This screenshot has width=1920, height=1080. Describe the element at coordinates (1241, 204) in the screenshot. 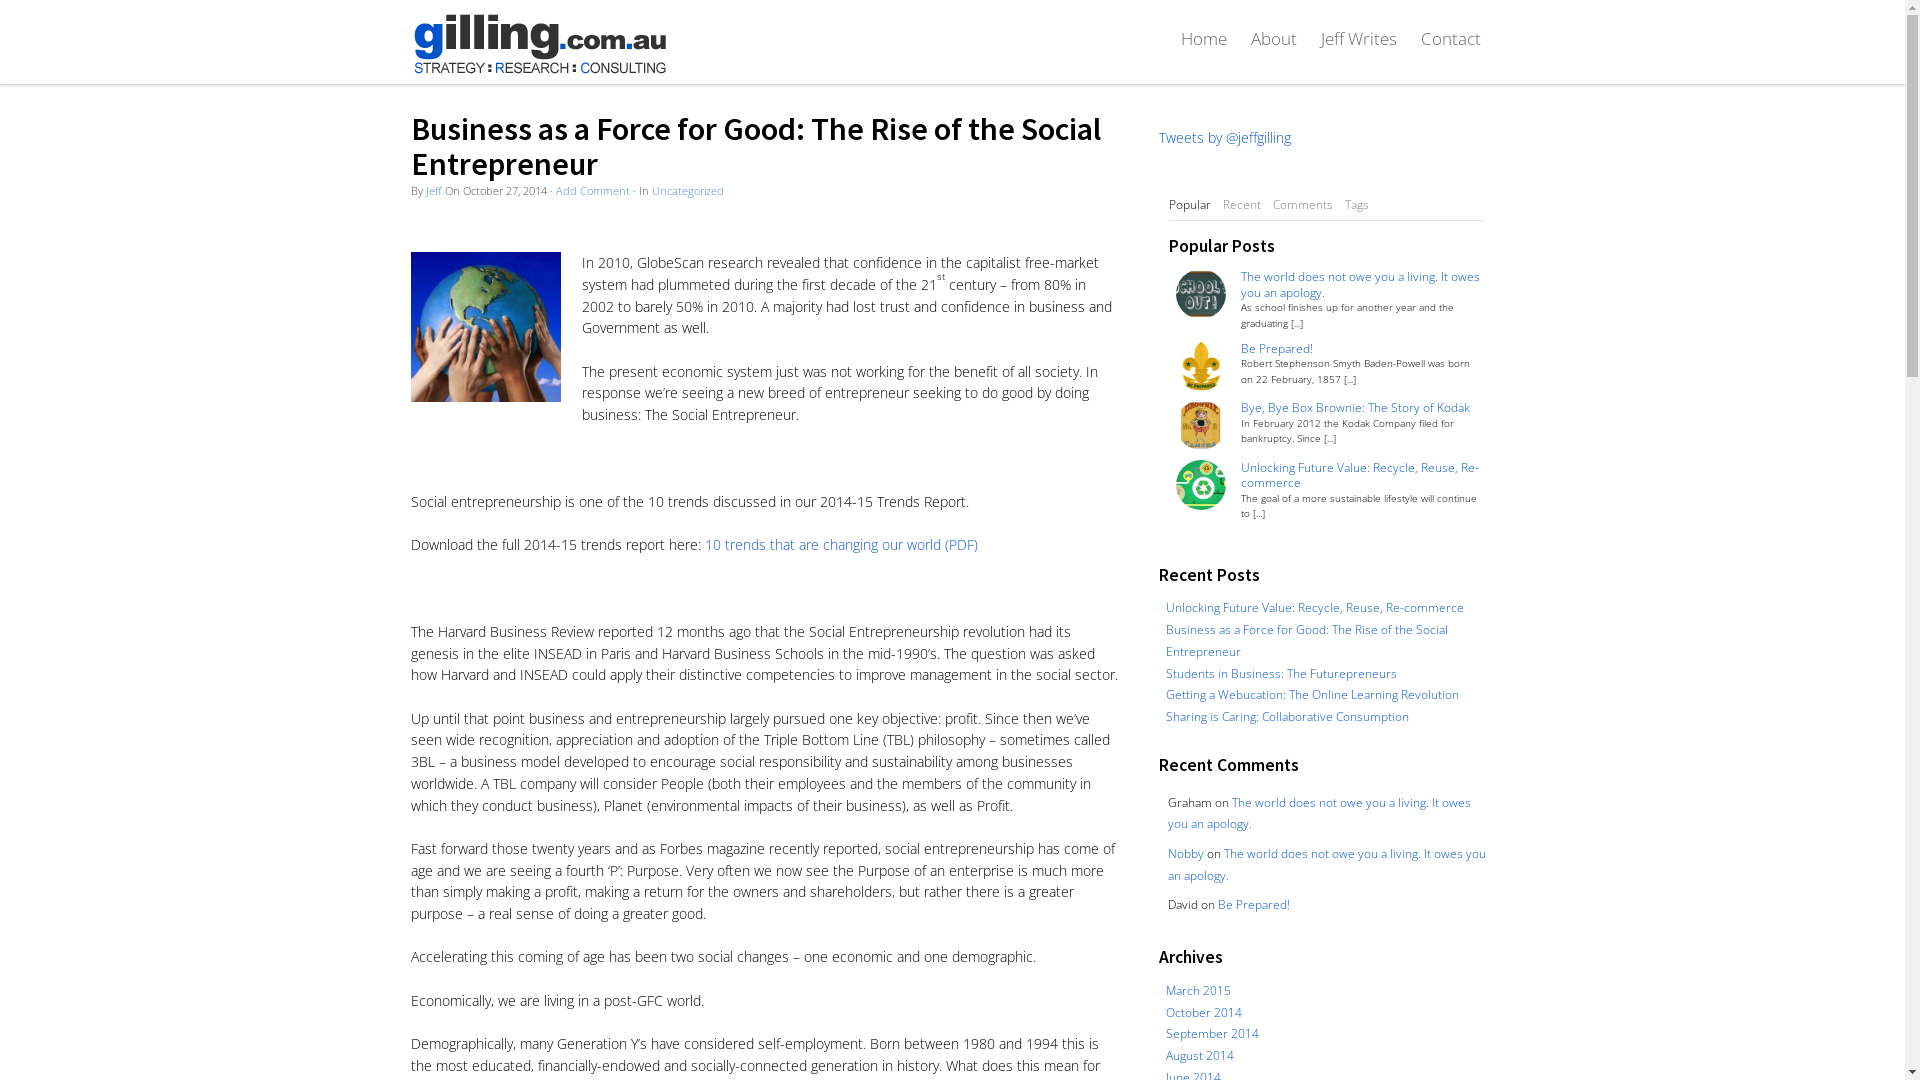

I see `'Recent'` at that location.